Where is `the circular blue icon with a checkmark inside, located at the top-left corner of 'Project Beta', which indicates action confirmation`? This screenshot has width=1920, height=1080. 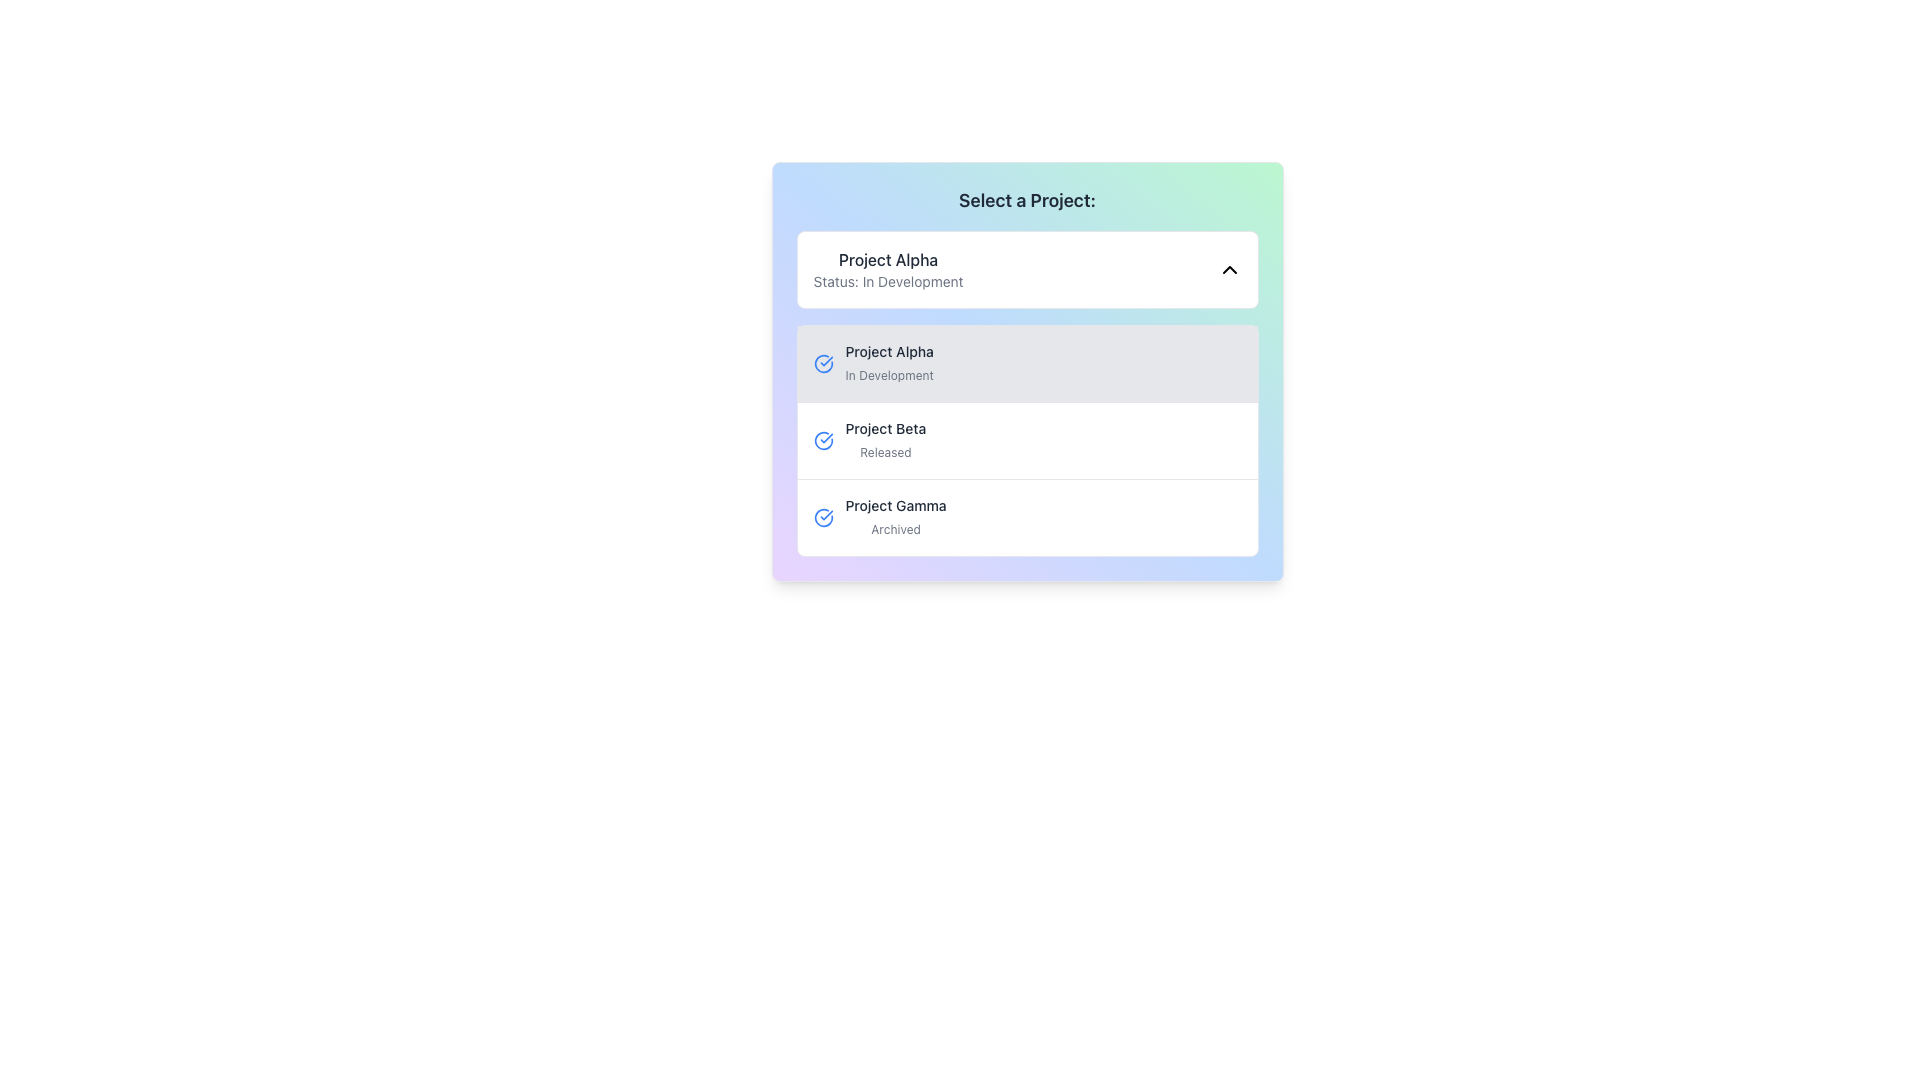 the circular blue icon with a checkmark inside, located at the top-left corner of 'Project Beta', which indicates action confirmation is located at coordinates (823, 439).